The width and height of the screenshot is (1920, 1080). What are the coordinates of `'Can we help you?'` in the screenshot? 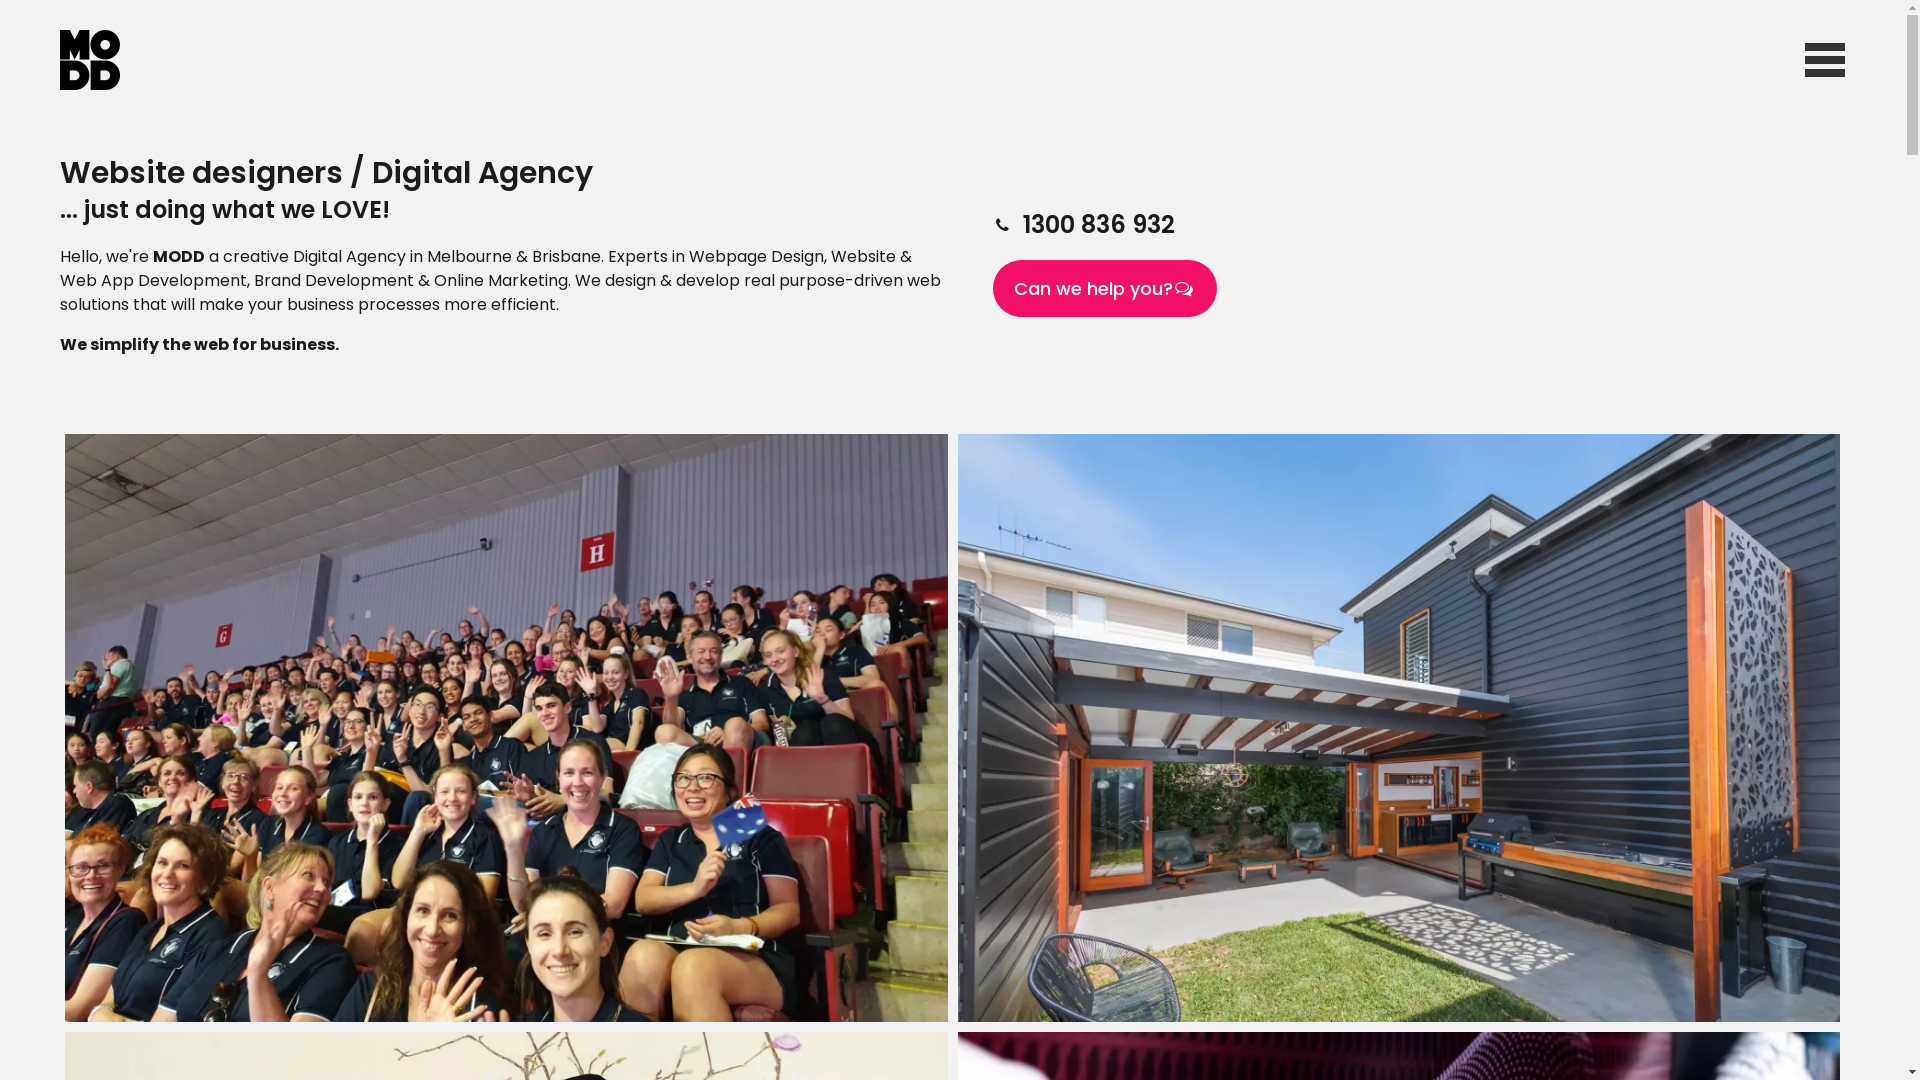 It's located at (1103, 288).